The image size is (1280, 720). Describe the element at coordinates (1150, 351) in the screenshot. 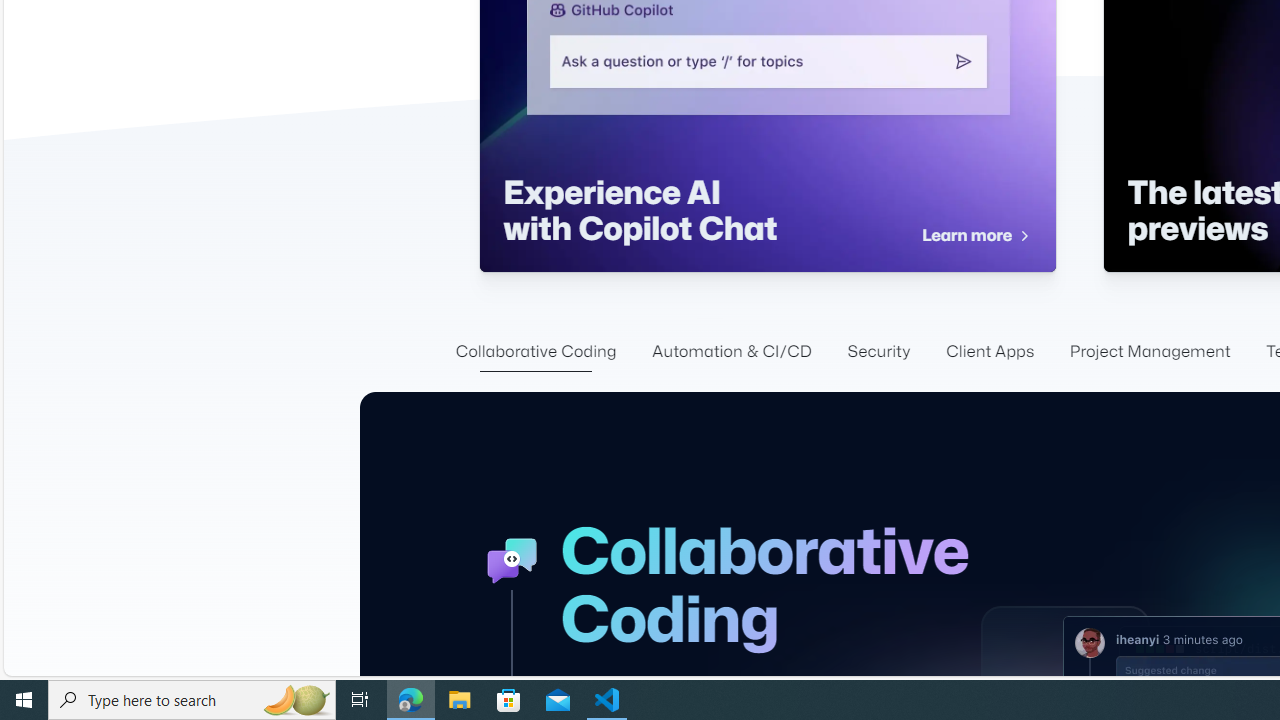

I see `'Project Management'` at that location.